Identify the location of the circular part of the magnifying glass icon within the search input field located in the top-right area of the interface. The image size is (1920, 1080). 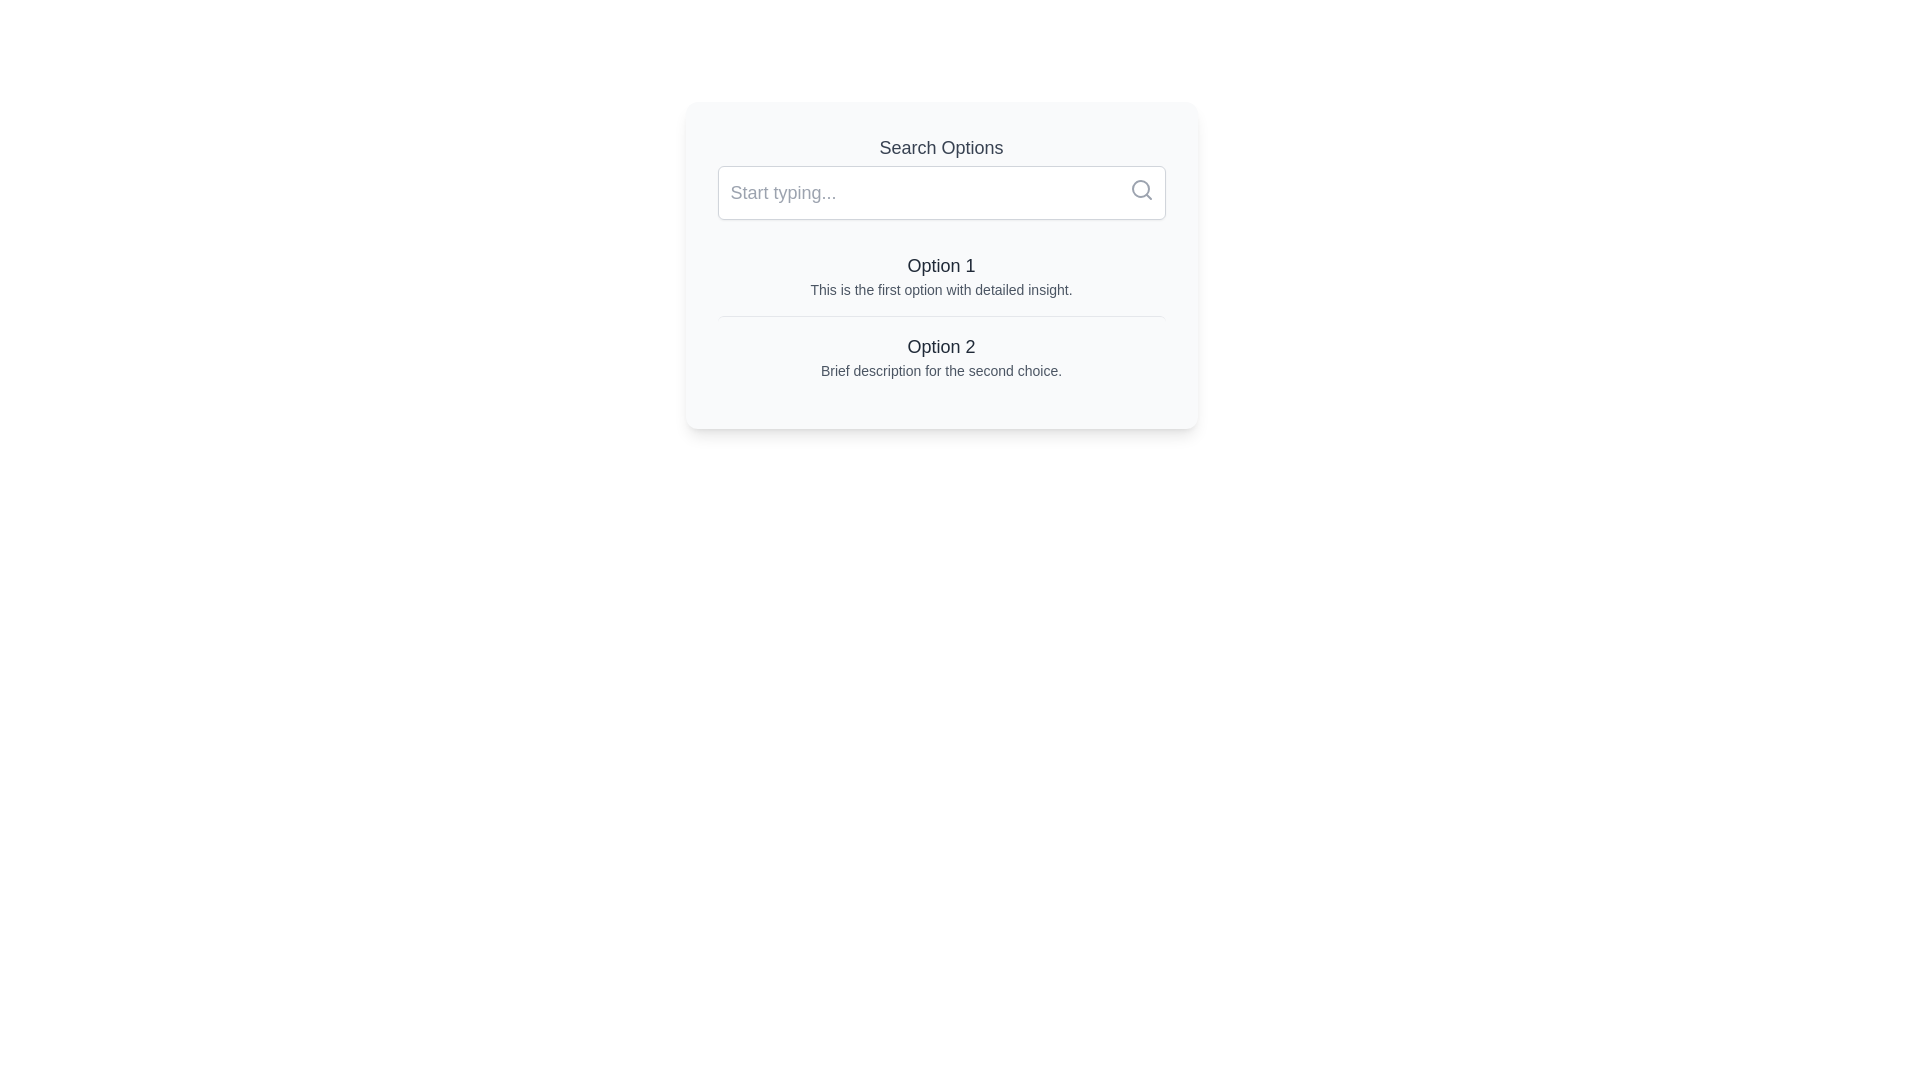
(1140, 189).